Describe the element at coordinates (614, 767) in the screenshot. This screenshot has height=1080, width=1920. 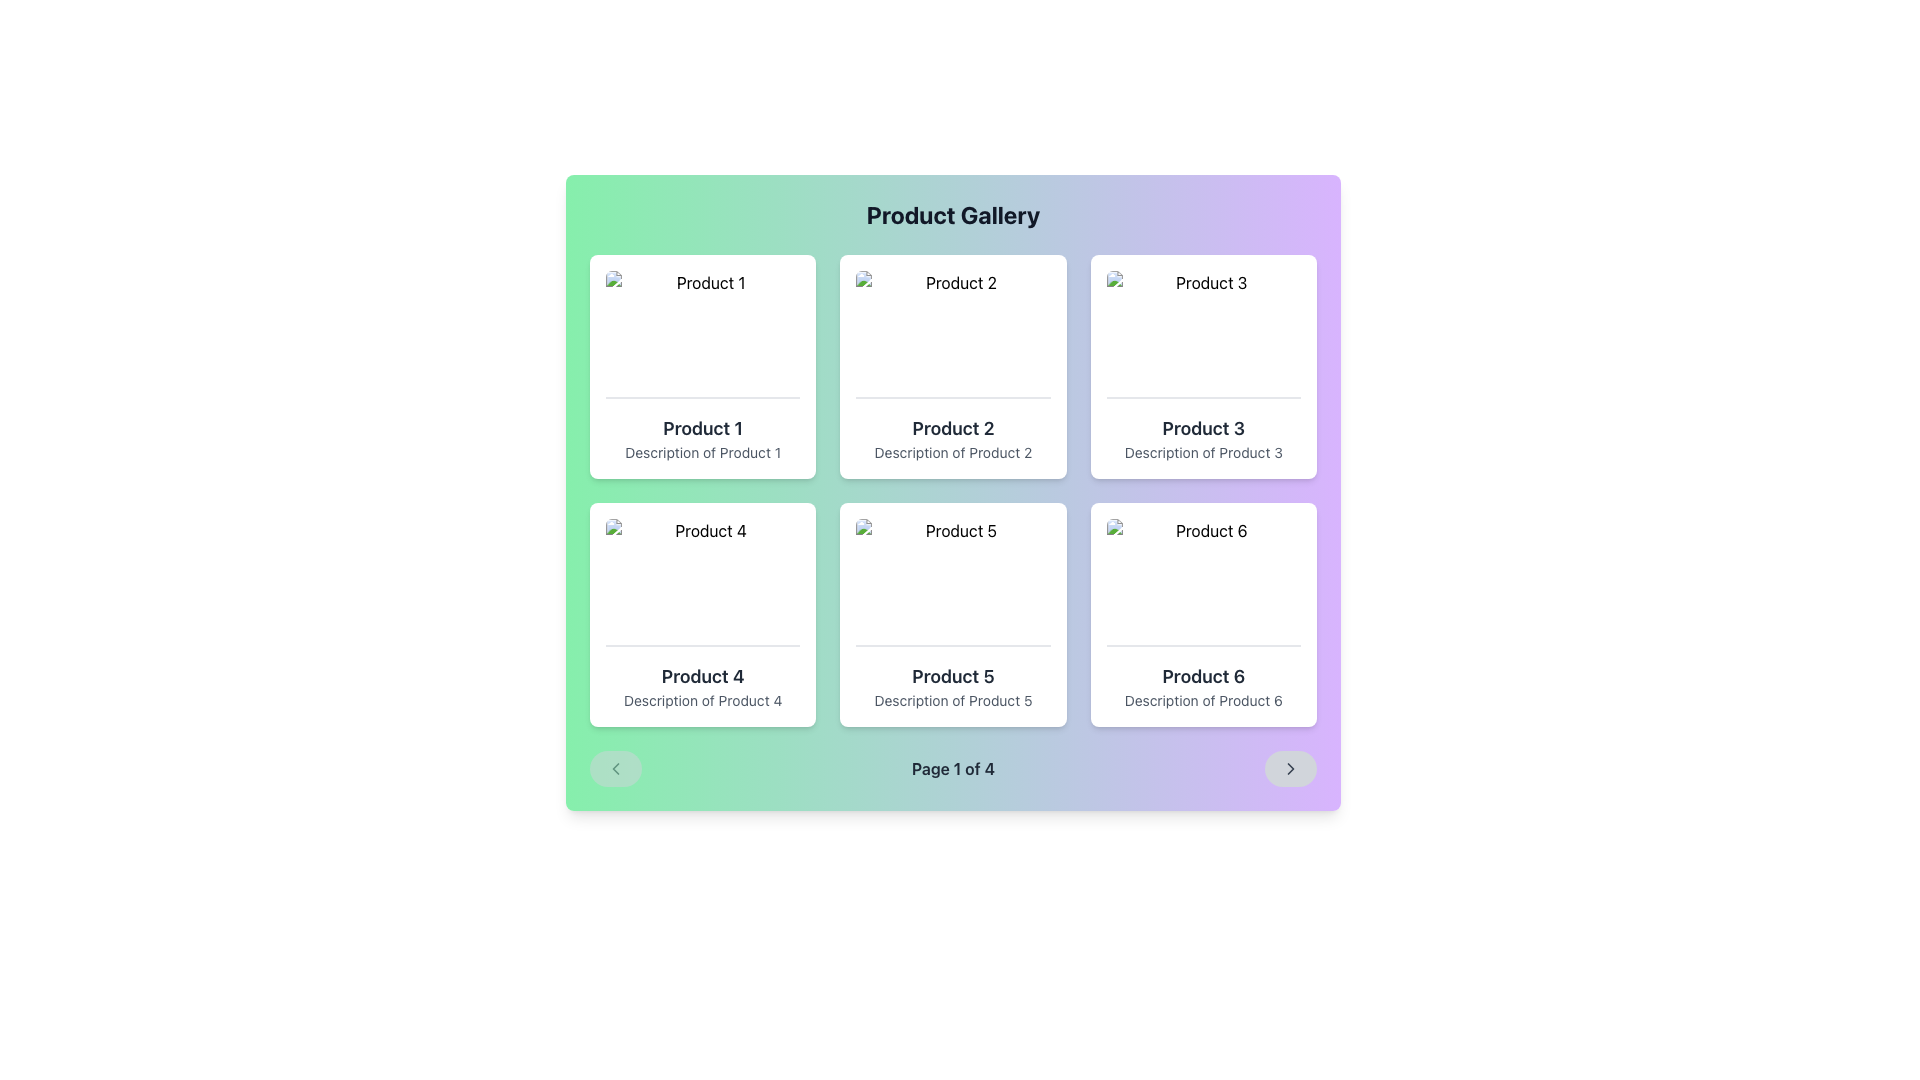
I see `the navigation icon located at the bottom-left corner of the interface` at that location.